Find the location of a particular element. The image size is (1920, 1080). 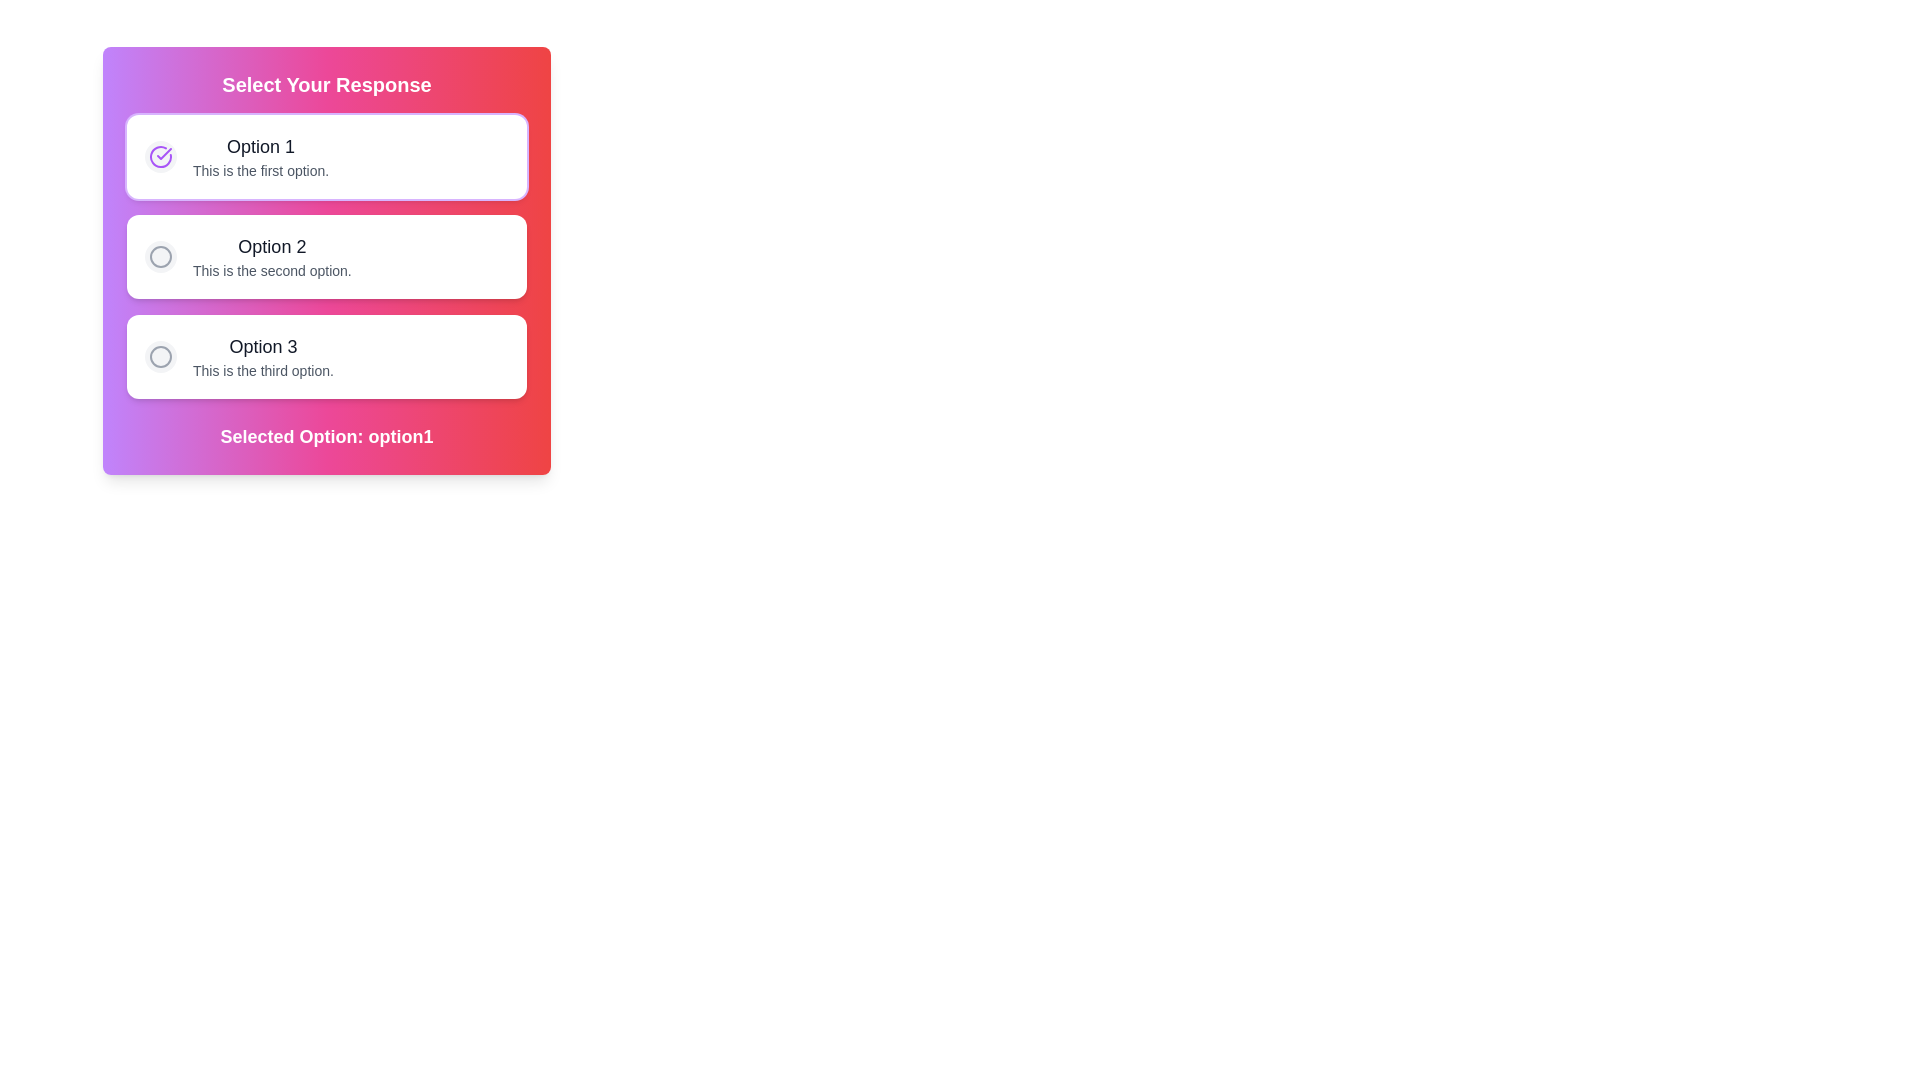

the 'Option 3' element, which is a vertically aligned option with the label 'Option 3' and supporting text is located at coordinates (262, 356).